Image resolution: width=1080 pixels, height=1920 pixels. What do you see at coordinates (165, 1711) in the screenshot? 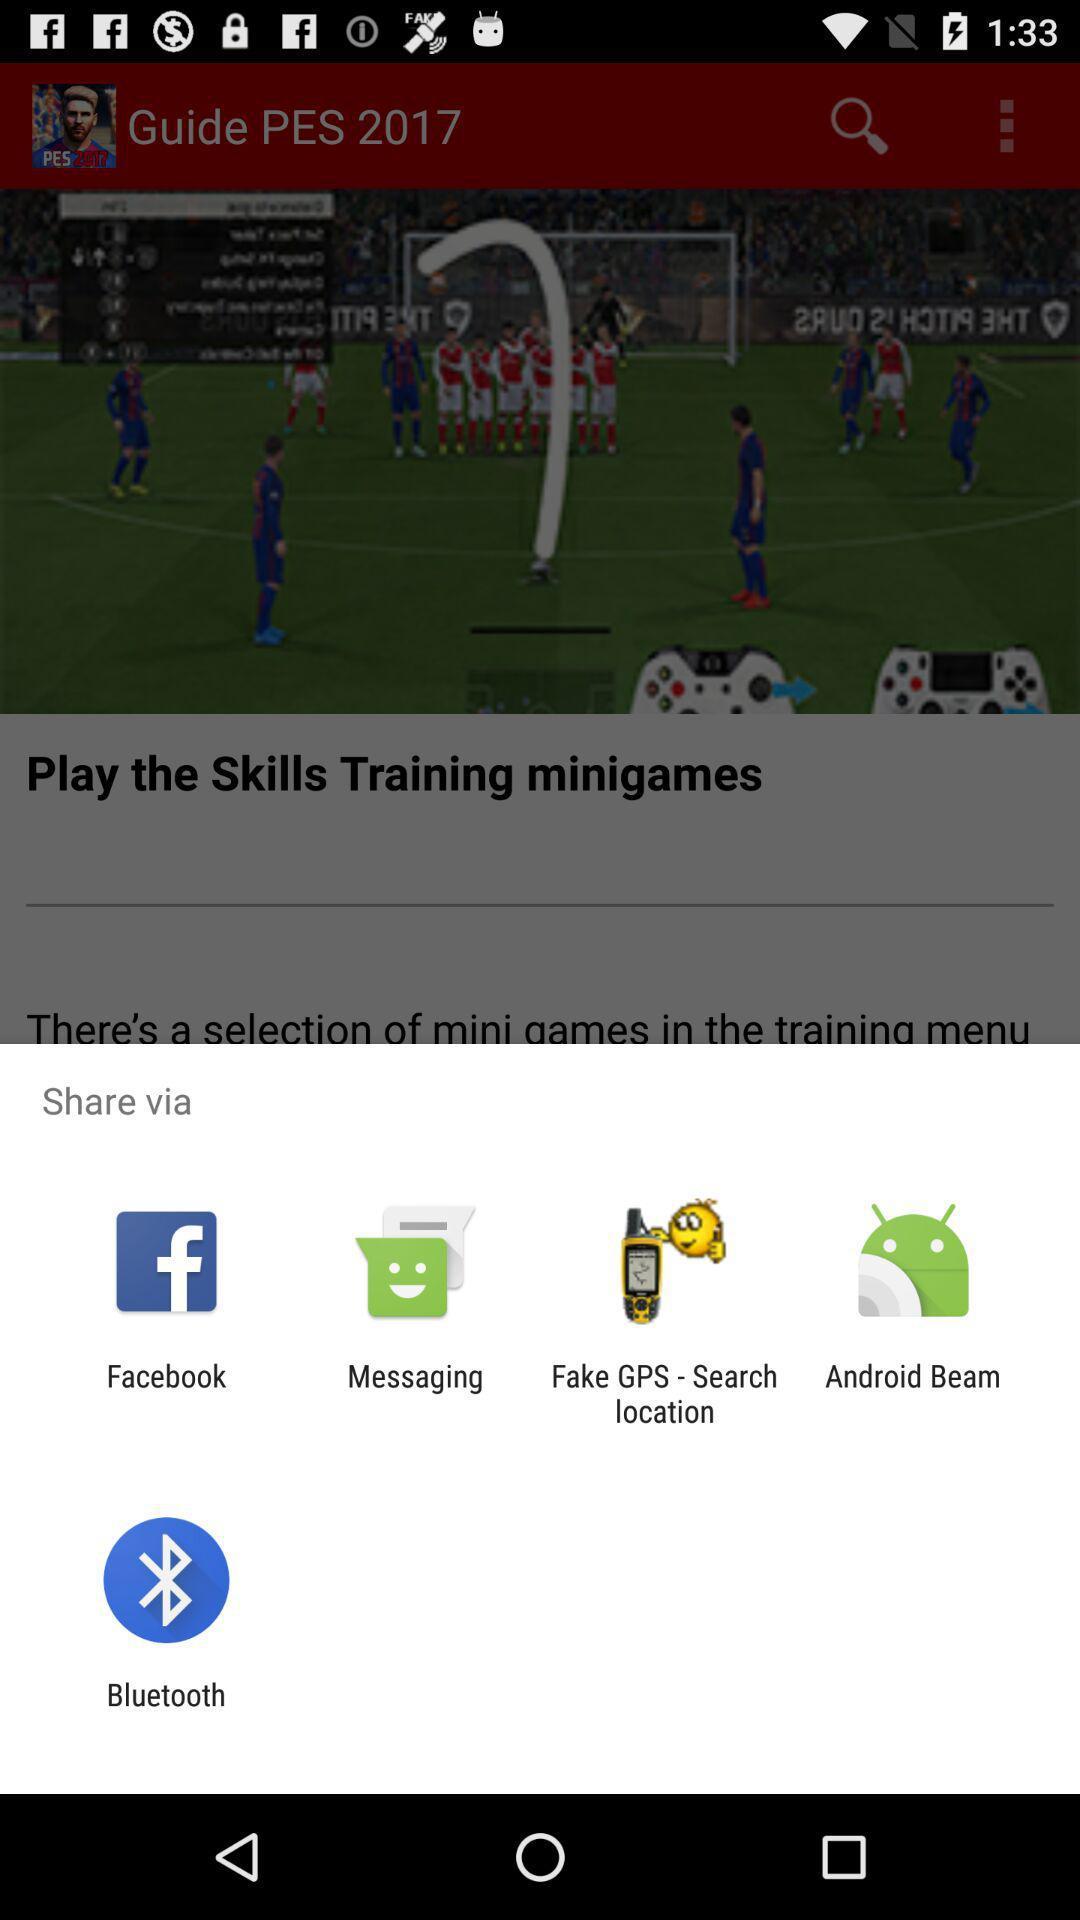
I see `bluetooth item` at bounding box center [165, 1711].